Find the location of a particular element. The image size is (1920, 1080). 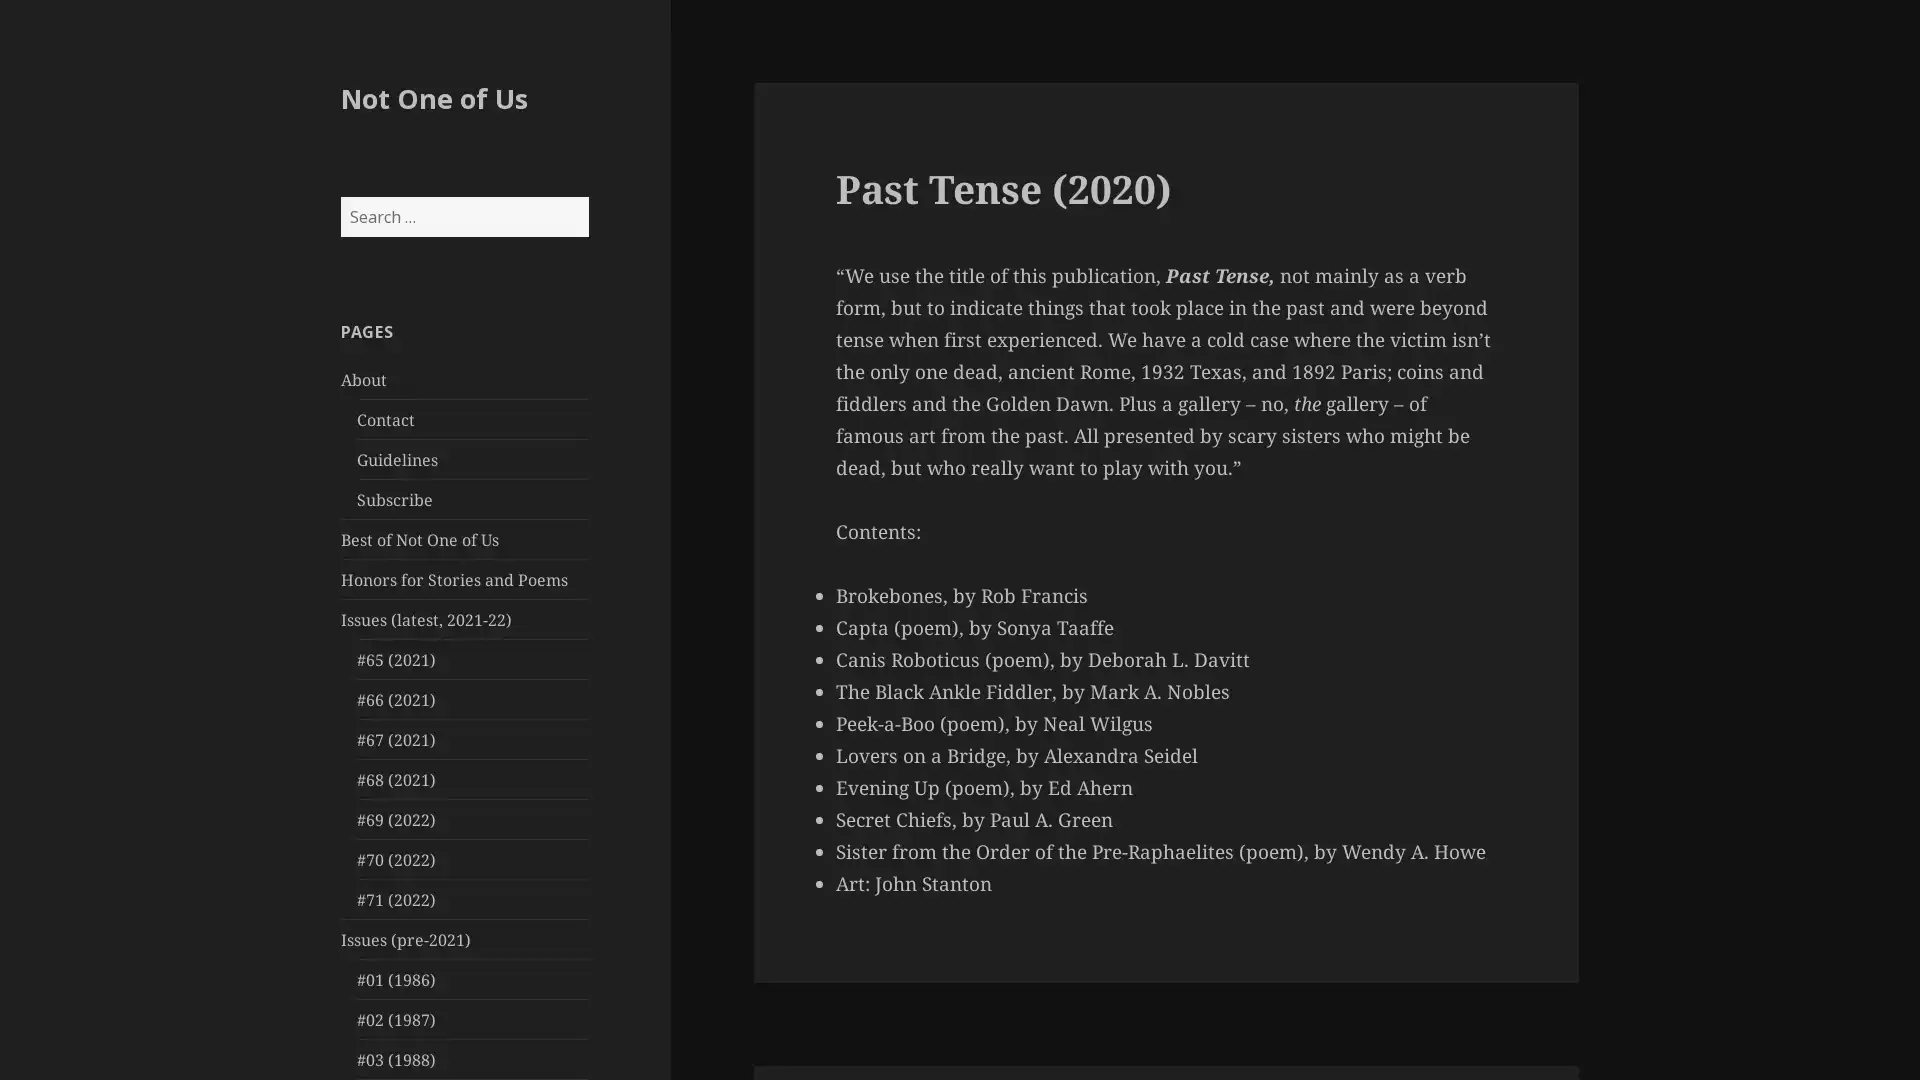

Search is located at coordinates (586, 196).